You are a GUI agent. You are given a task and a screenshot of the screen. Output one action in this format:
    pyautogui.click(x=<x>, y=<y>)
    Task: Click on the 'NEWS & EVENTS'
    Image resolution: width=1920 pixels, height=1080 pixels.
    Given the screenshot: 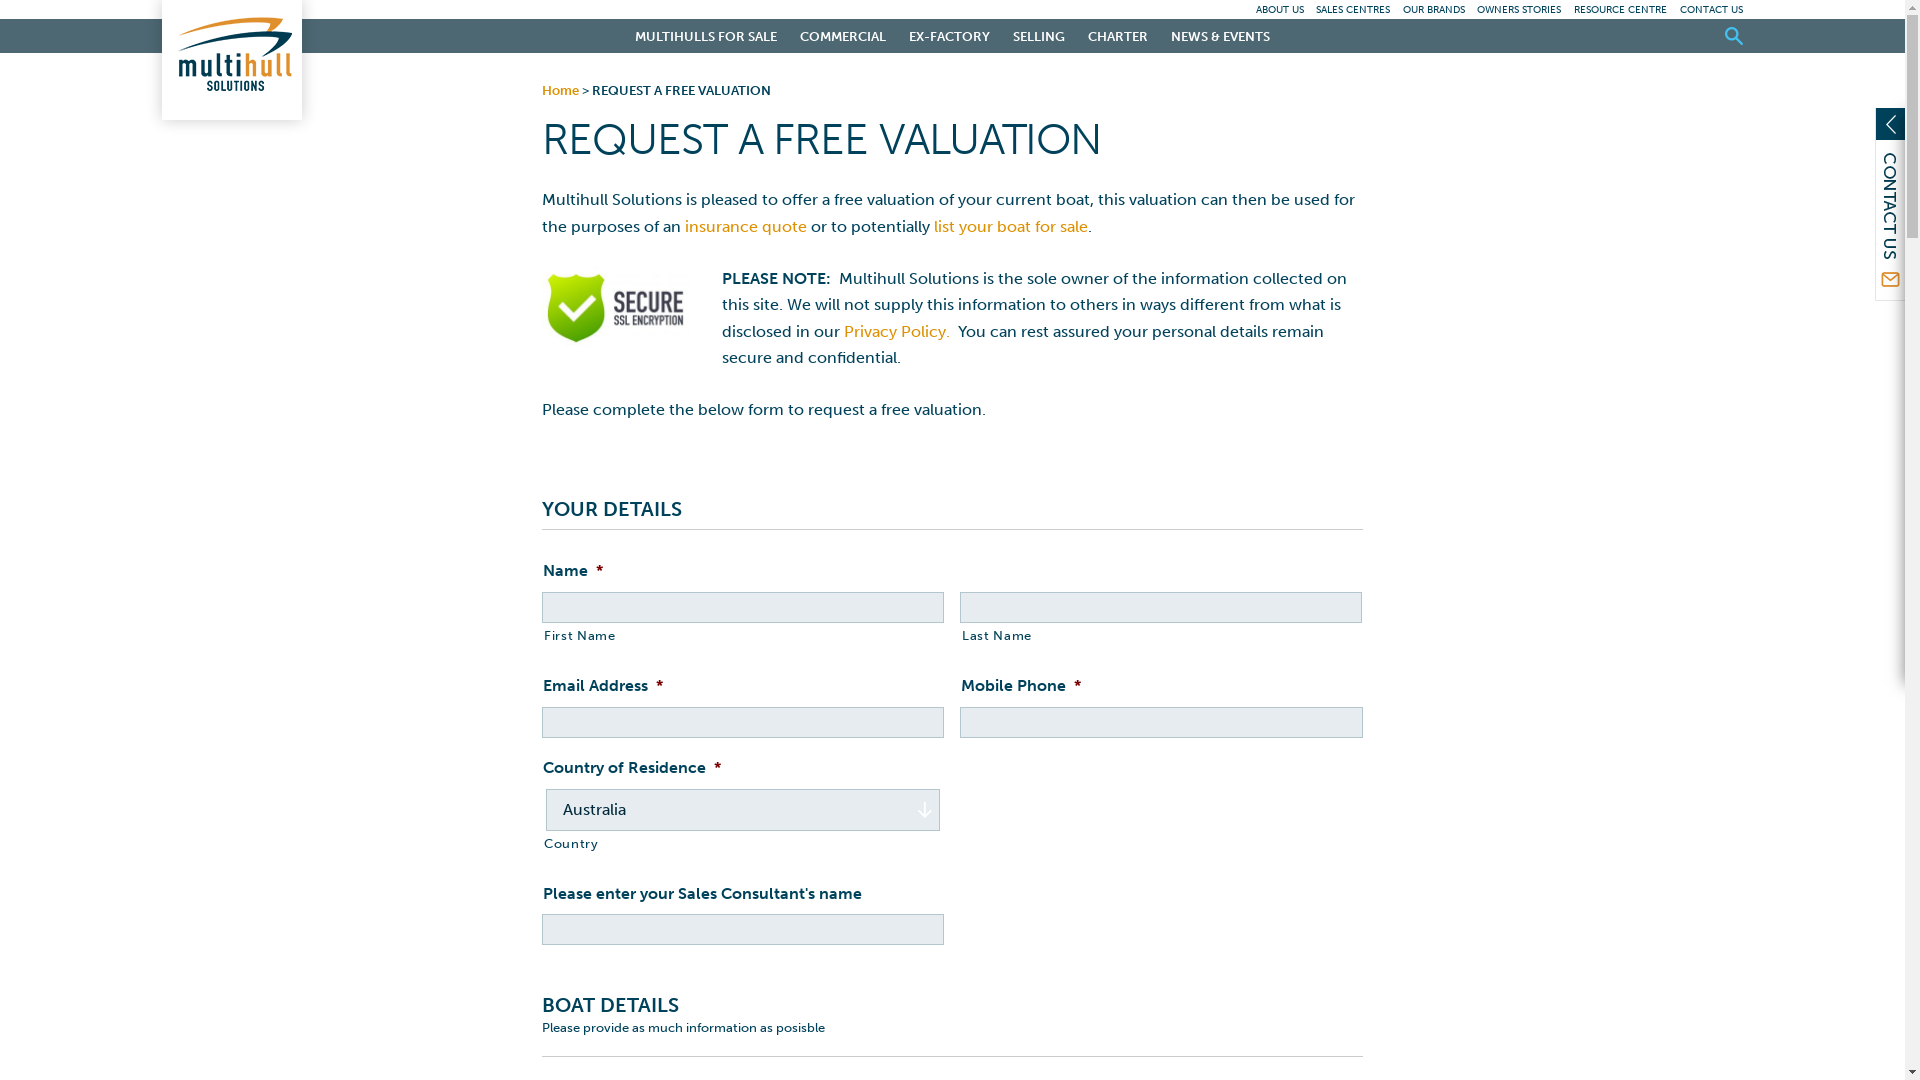 What is the action you would take?
    pyautogui.click(x=1219, y=35)
    